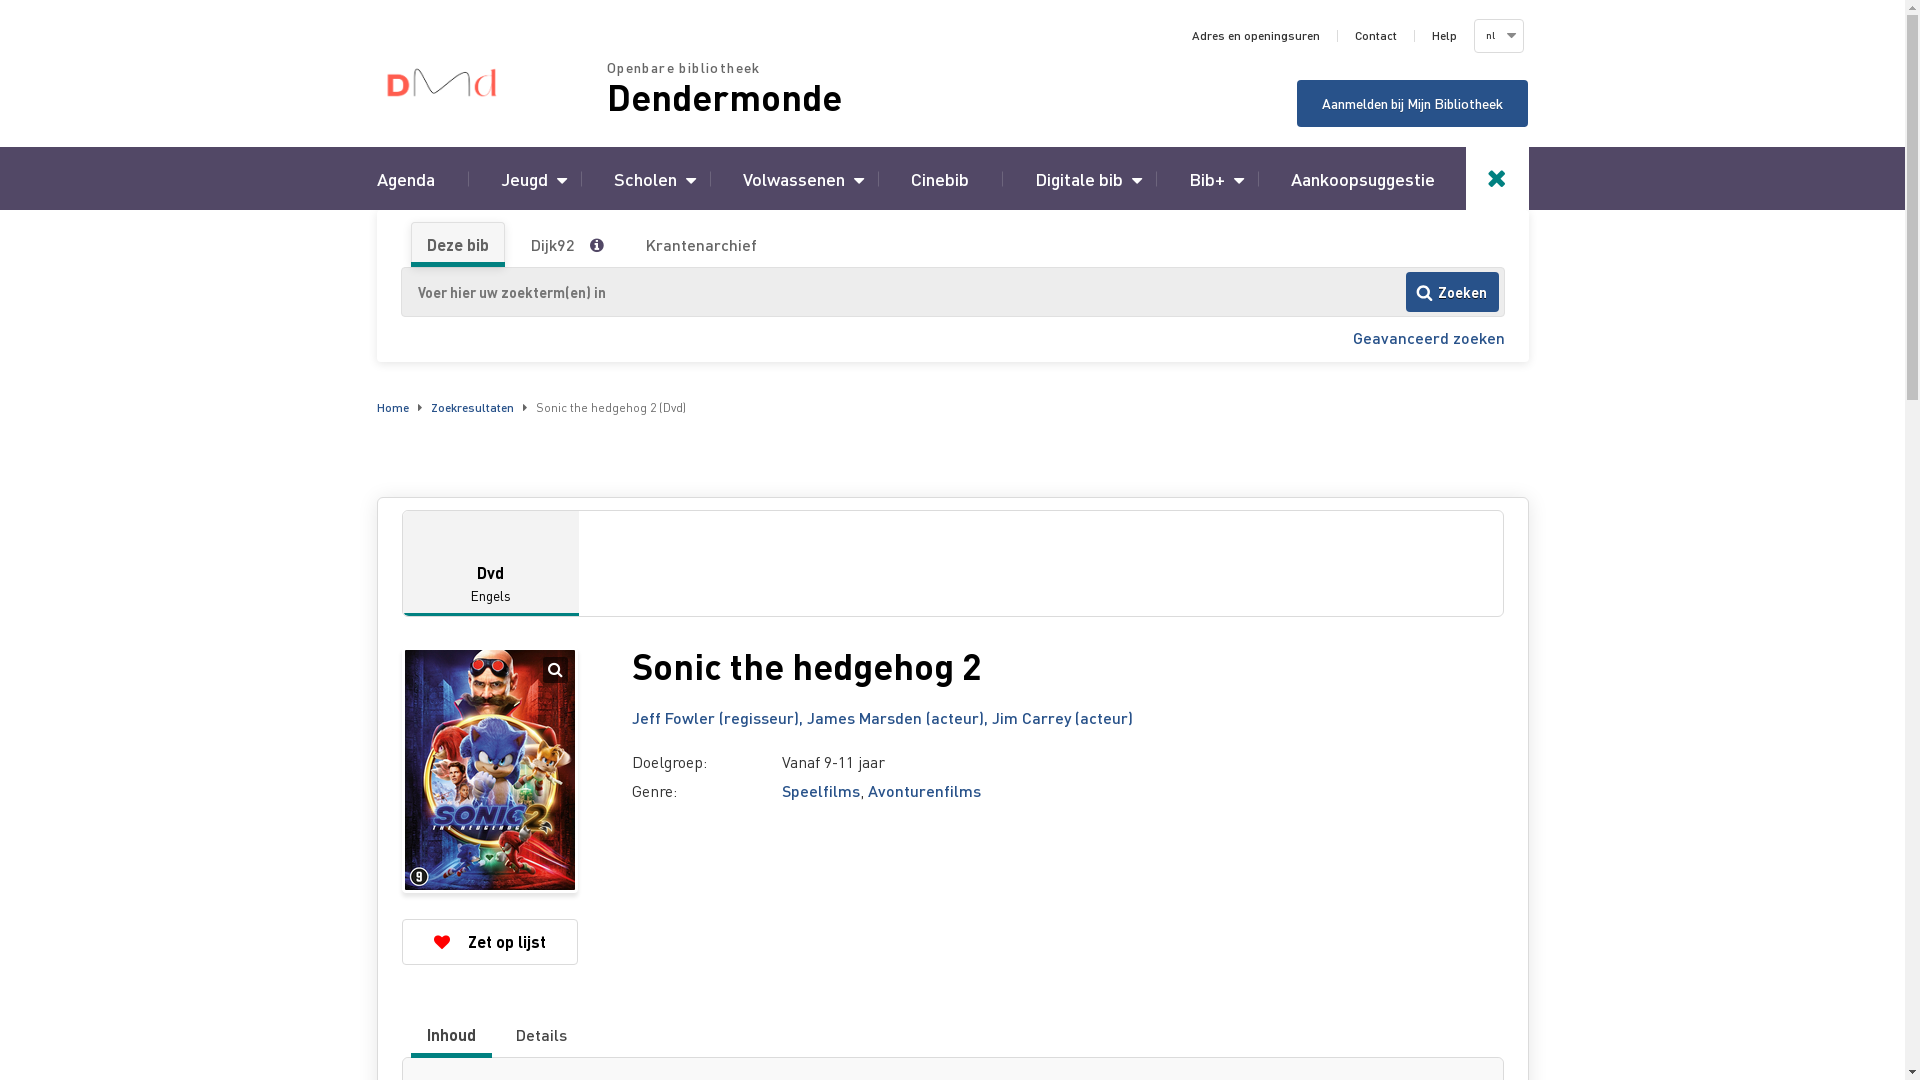  I want to click on 'Deze bib', so click(456, 244).